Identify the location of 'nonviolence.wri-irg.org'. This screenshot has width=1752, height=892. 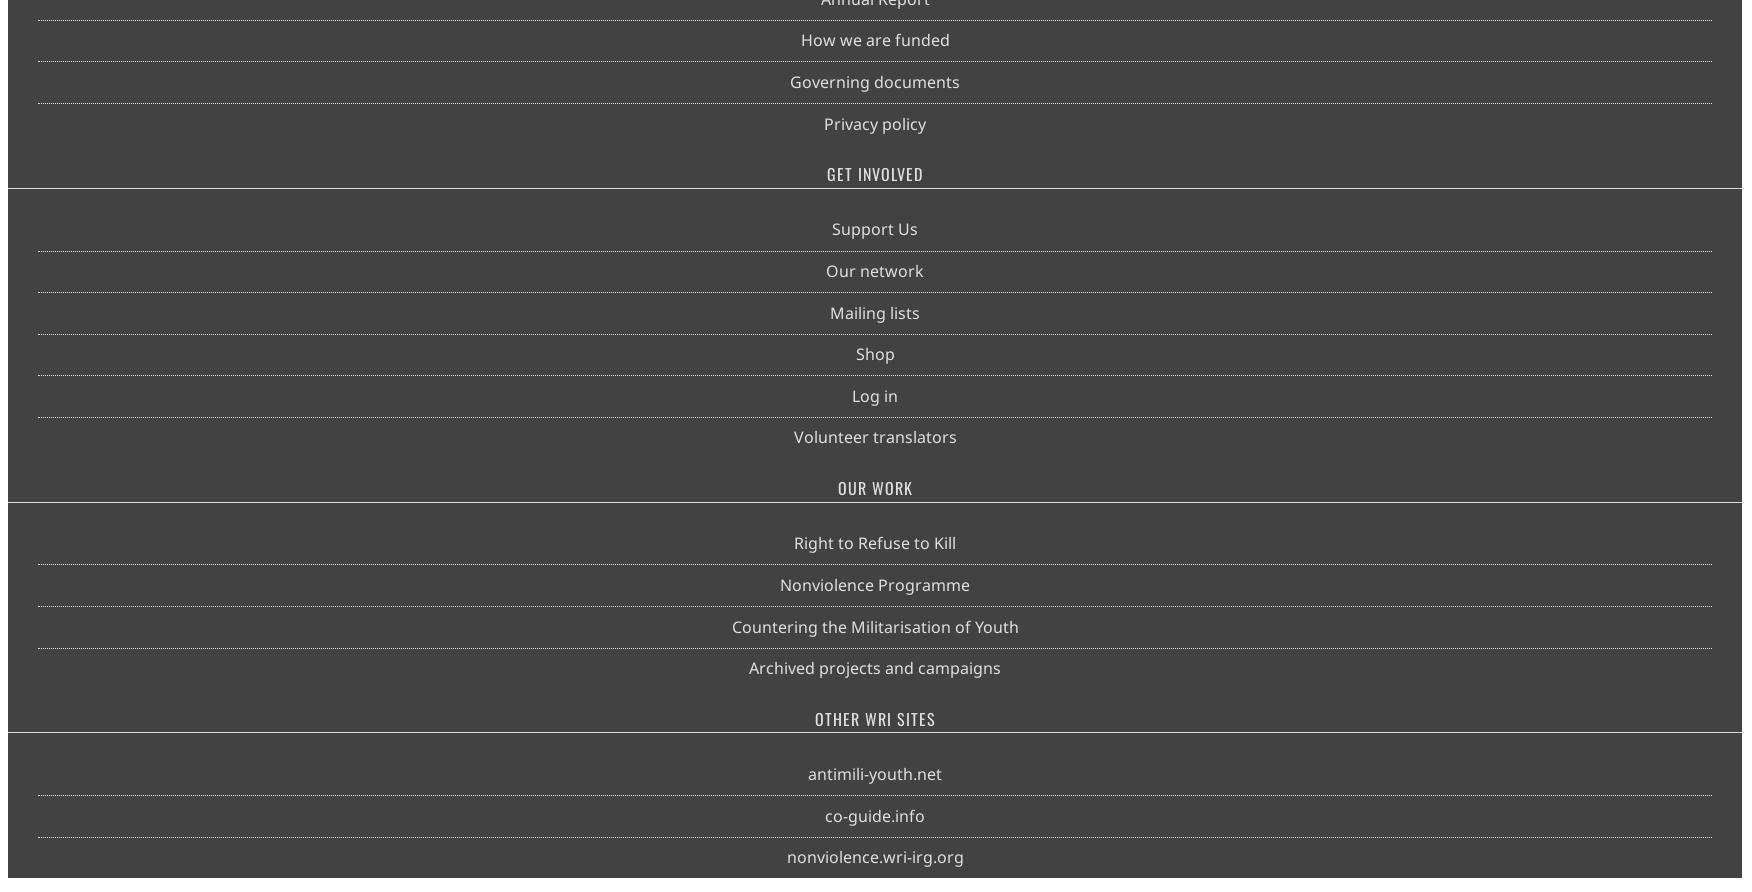
(873, 856).